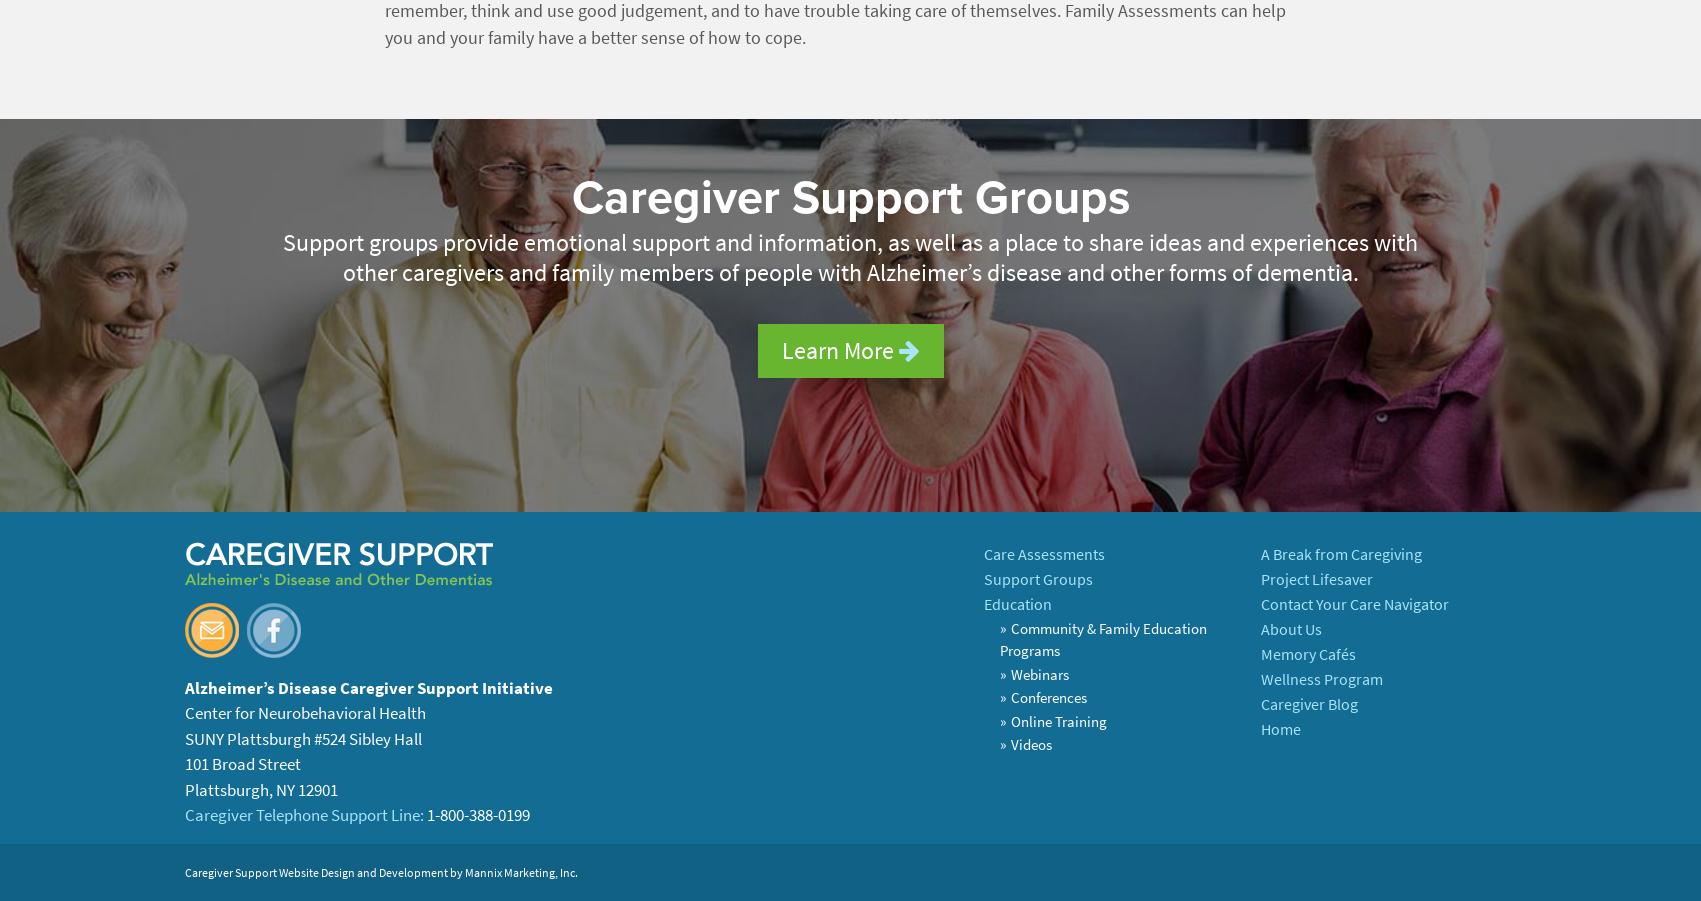 This screenshot has width=1701, height=901. Describe the element at coordinates (271, 788) in the screenshot. I see `','` at that location.